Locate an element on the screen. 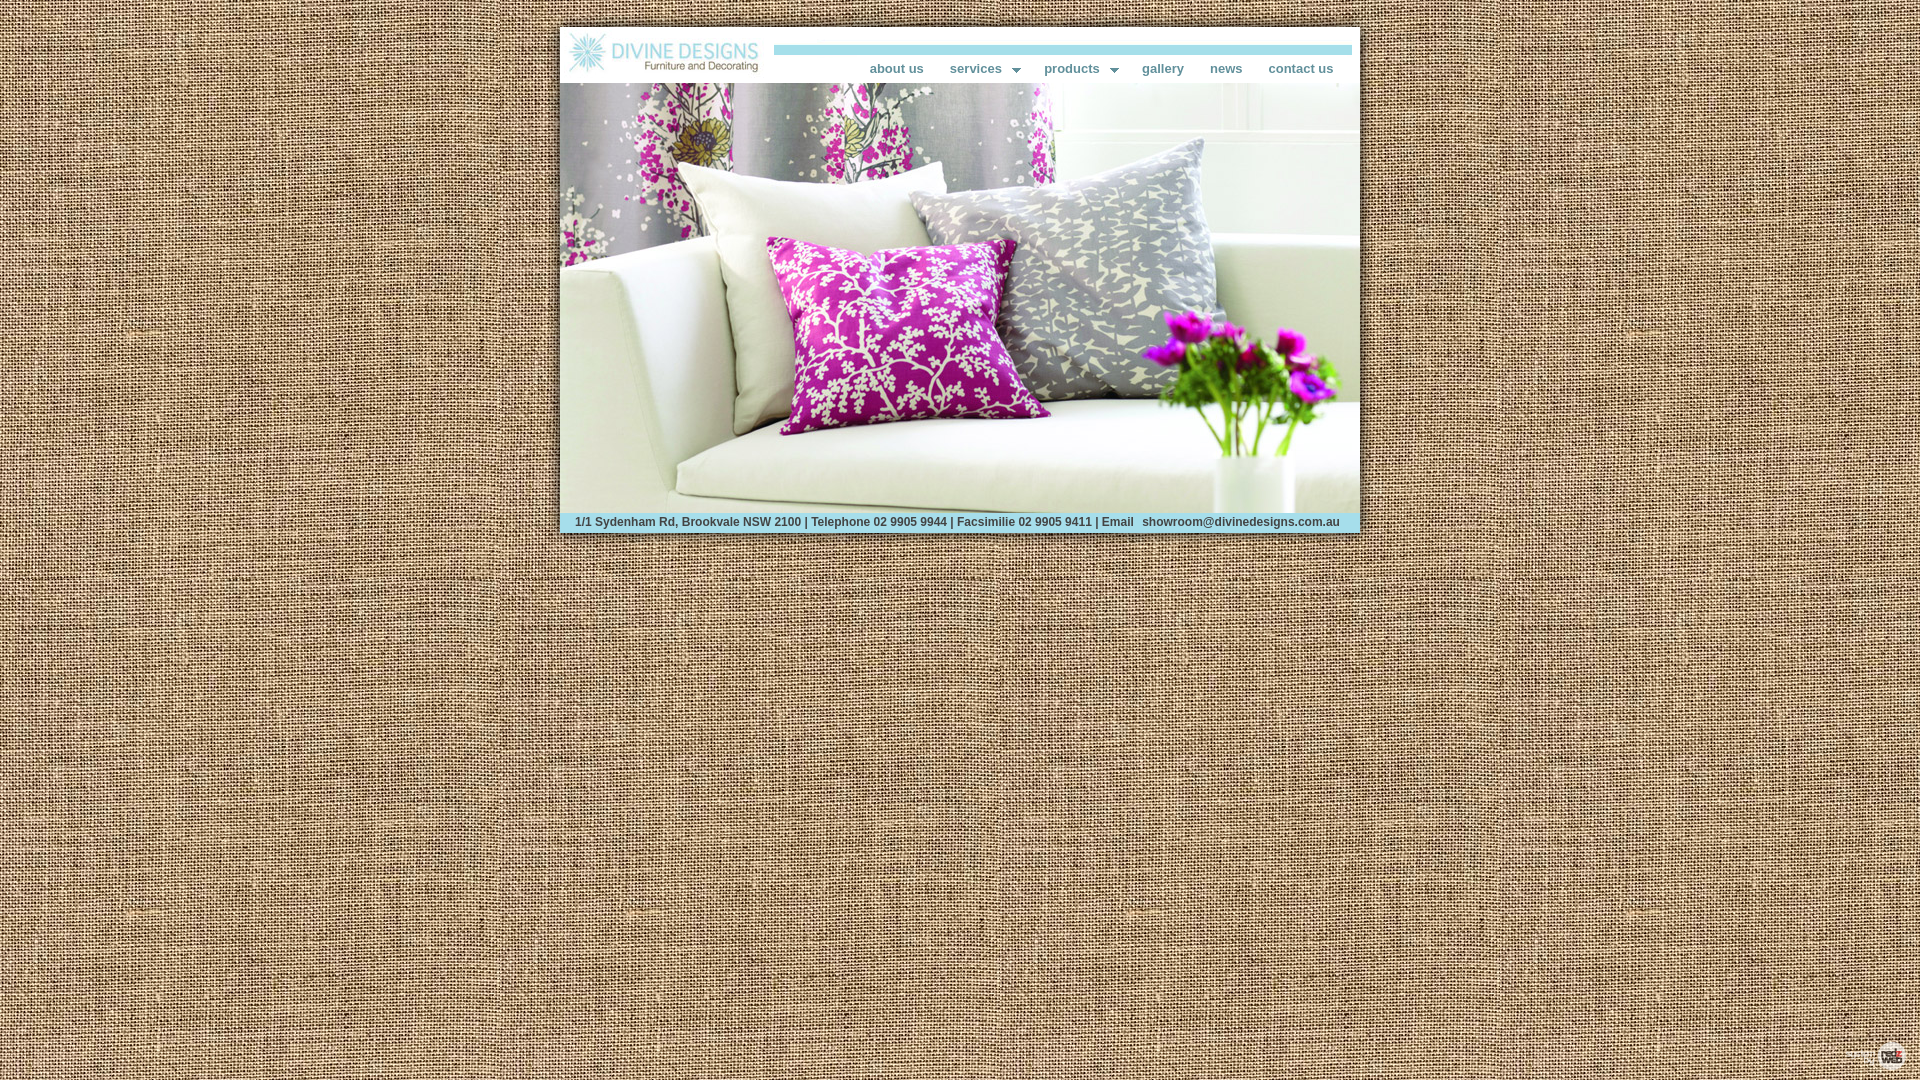 The height and width of the screenshot is (1080, 1920). 'products' is located at coordinates (1079, 67).